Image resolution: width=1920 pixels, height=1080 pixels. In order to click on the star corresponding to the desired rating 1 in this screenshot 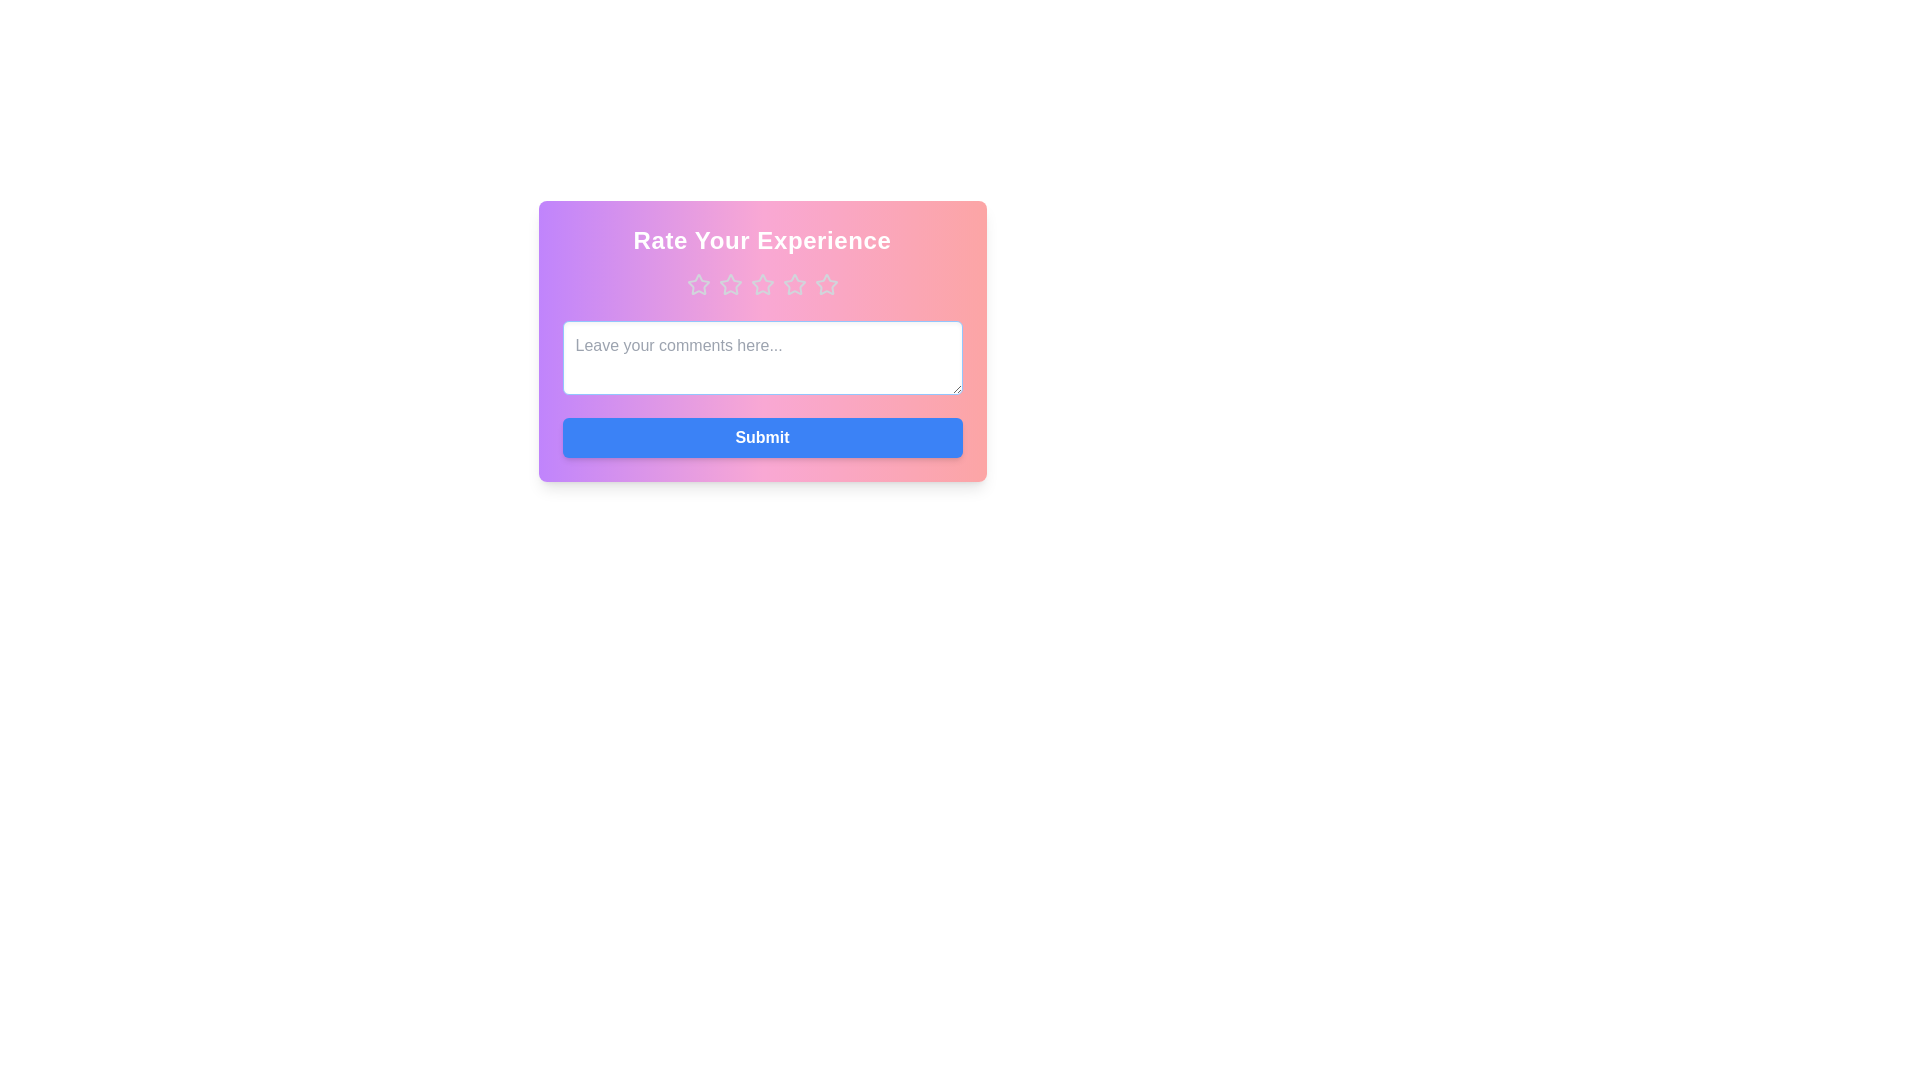, I will do `click(698, 285)`.